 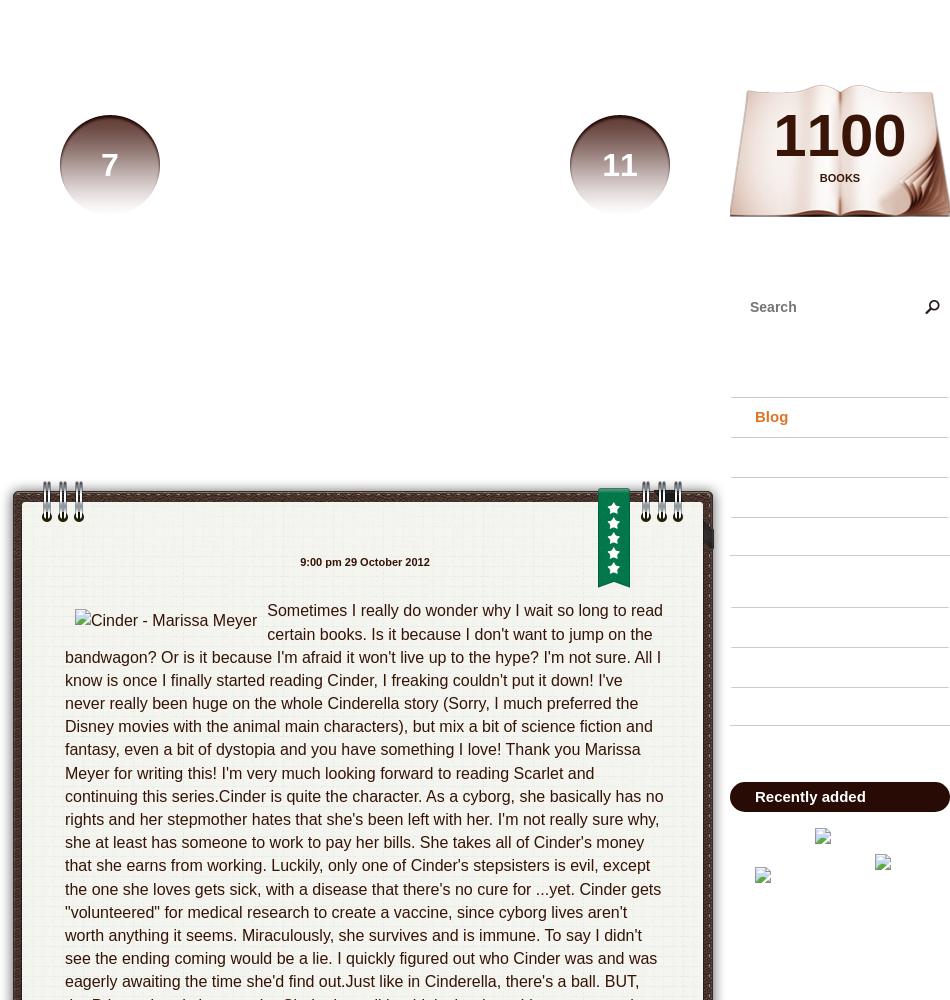 I want to click on 'Blog', so click(x=770, y=416).